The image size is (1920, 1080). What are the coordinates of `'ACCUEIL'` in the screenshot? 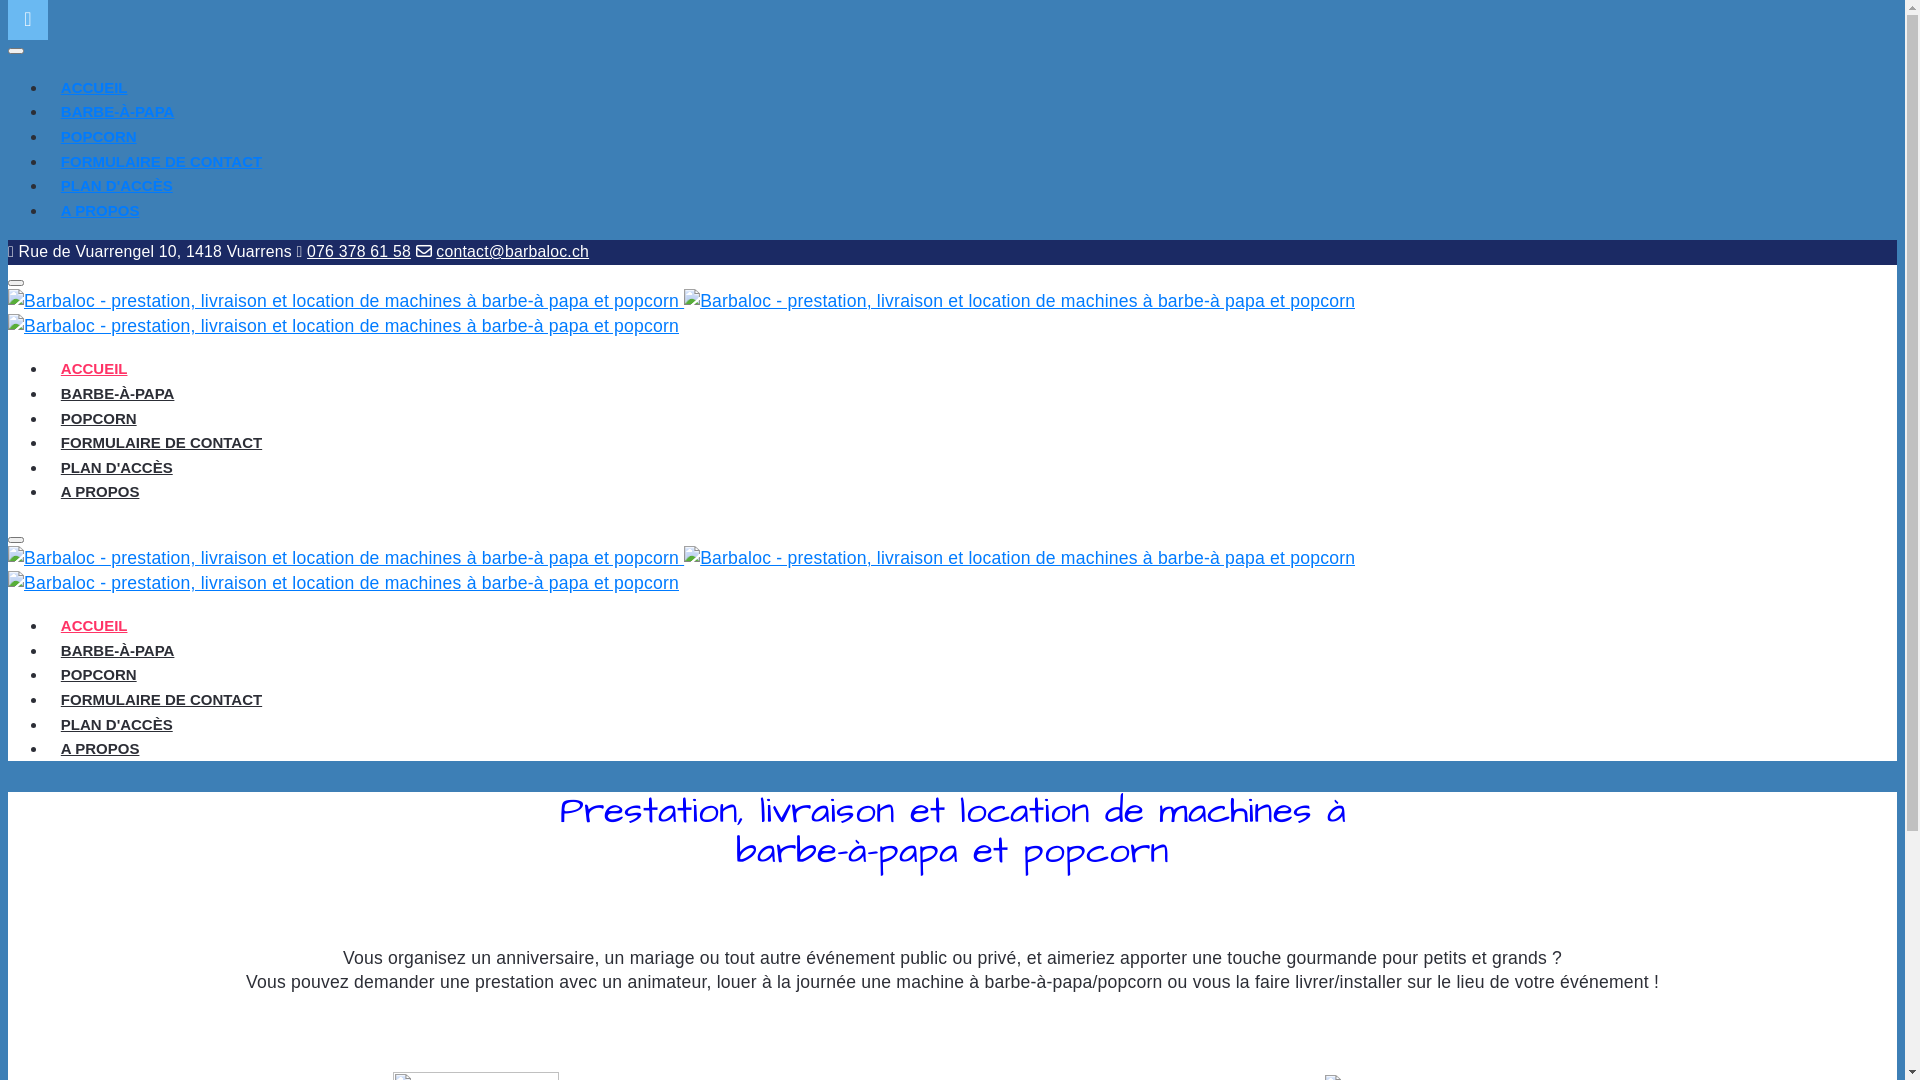 It's located at (48, 624).